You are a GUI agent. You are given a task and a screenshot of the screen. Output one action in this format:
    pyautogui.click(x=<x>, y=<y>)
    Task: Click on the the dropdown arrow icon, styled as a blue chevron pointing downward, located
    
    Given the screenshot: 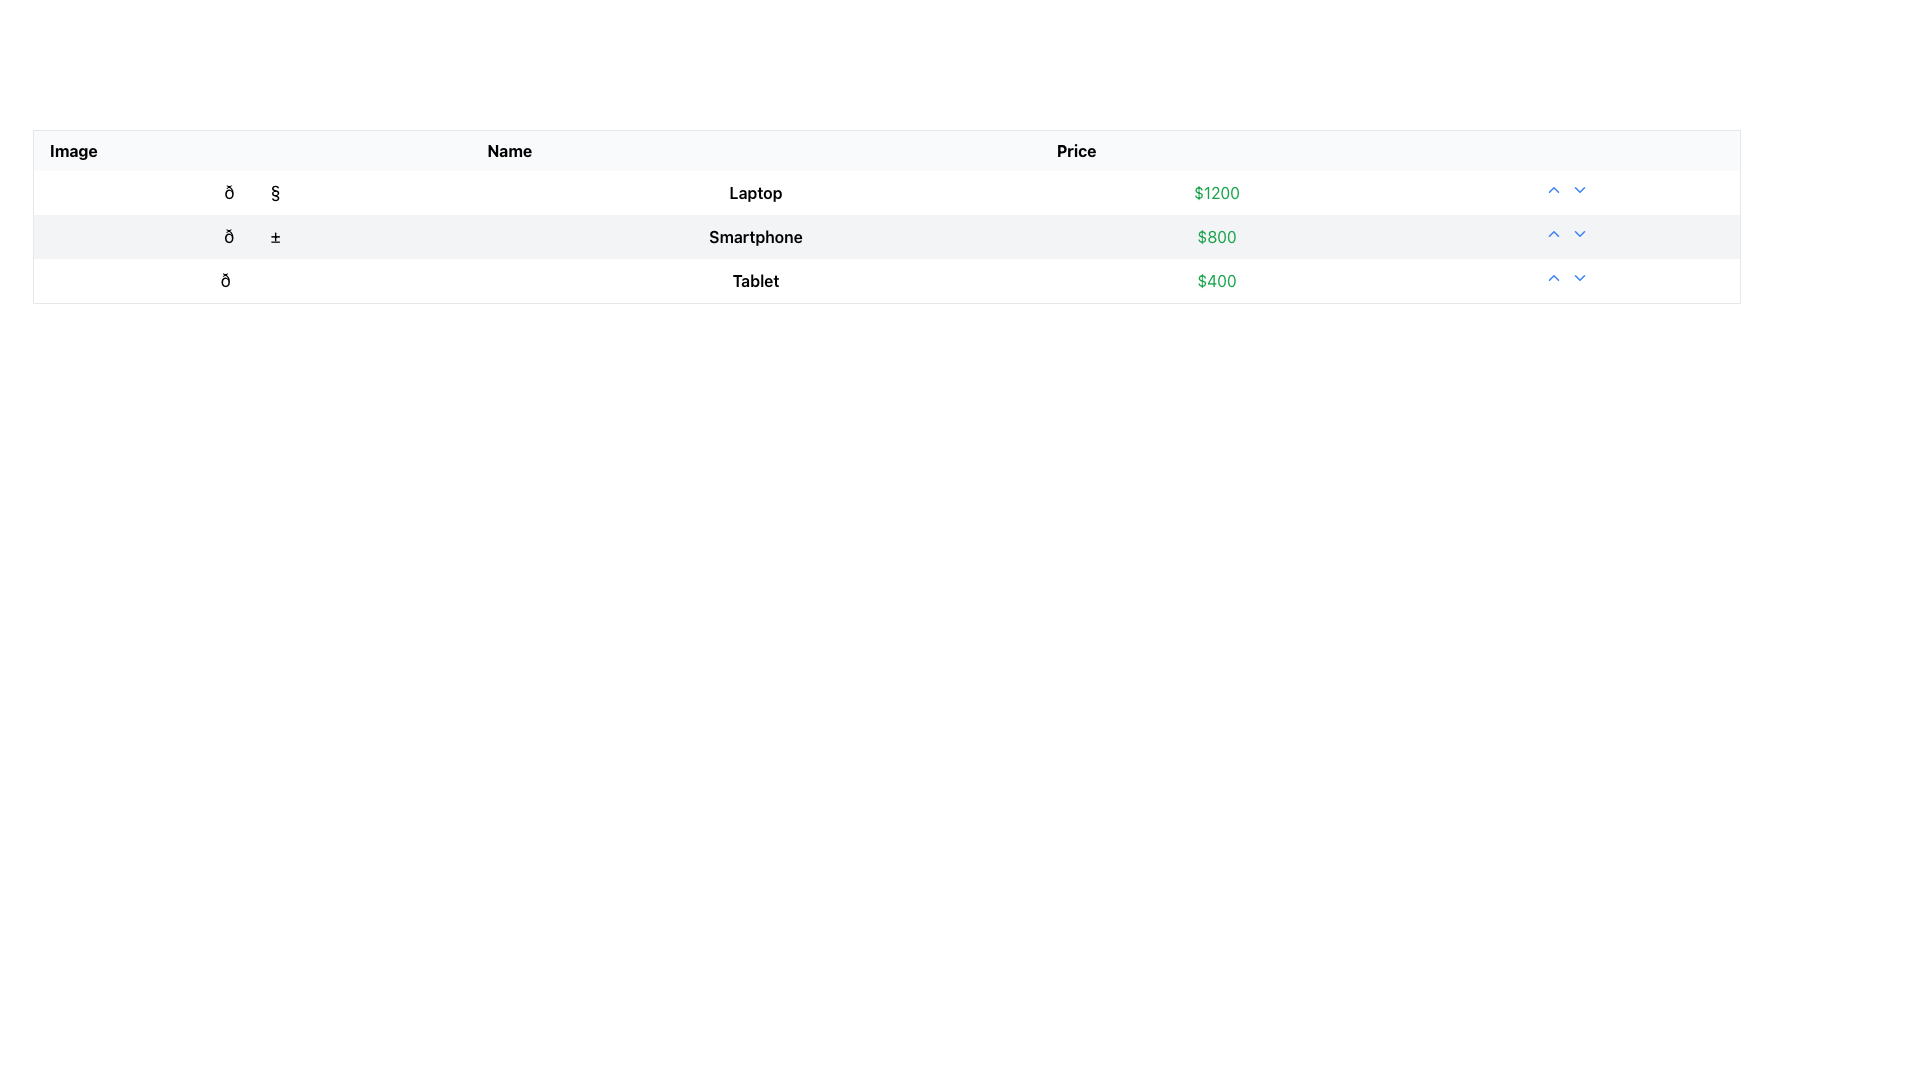 What is the action you would take?
    pyautogui.click(x=1578, y=277)
    